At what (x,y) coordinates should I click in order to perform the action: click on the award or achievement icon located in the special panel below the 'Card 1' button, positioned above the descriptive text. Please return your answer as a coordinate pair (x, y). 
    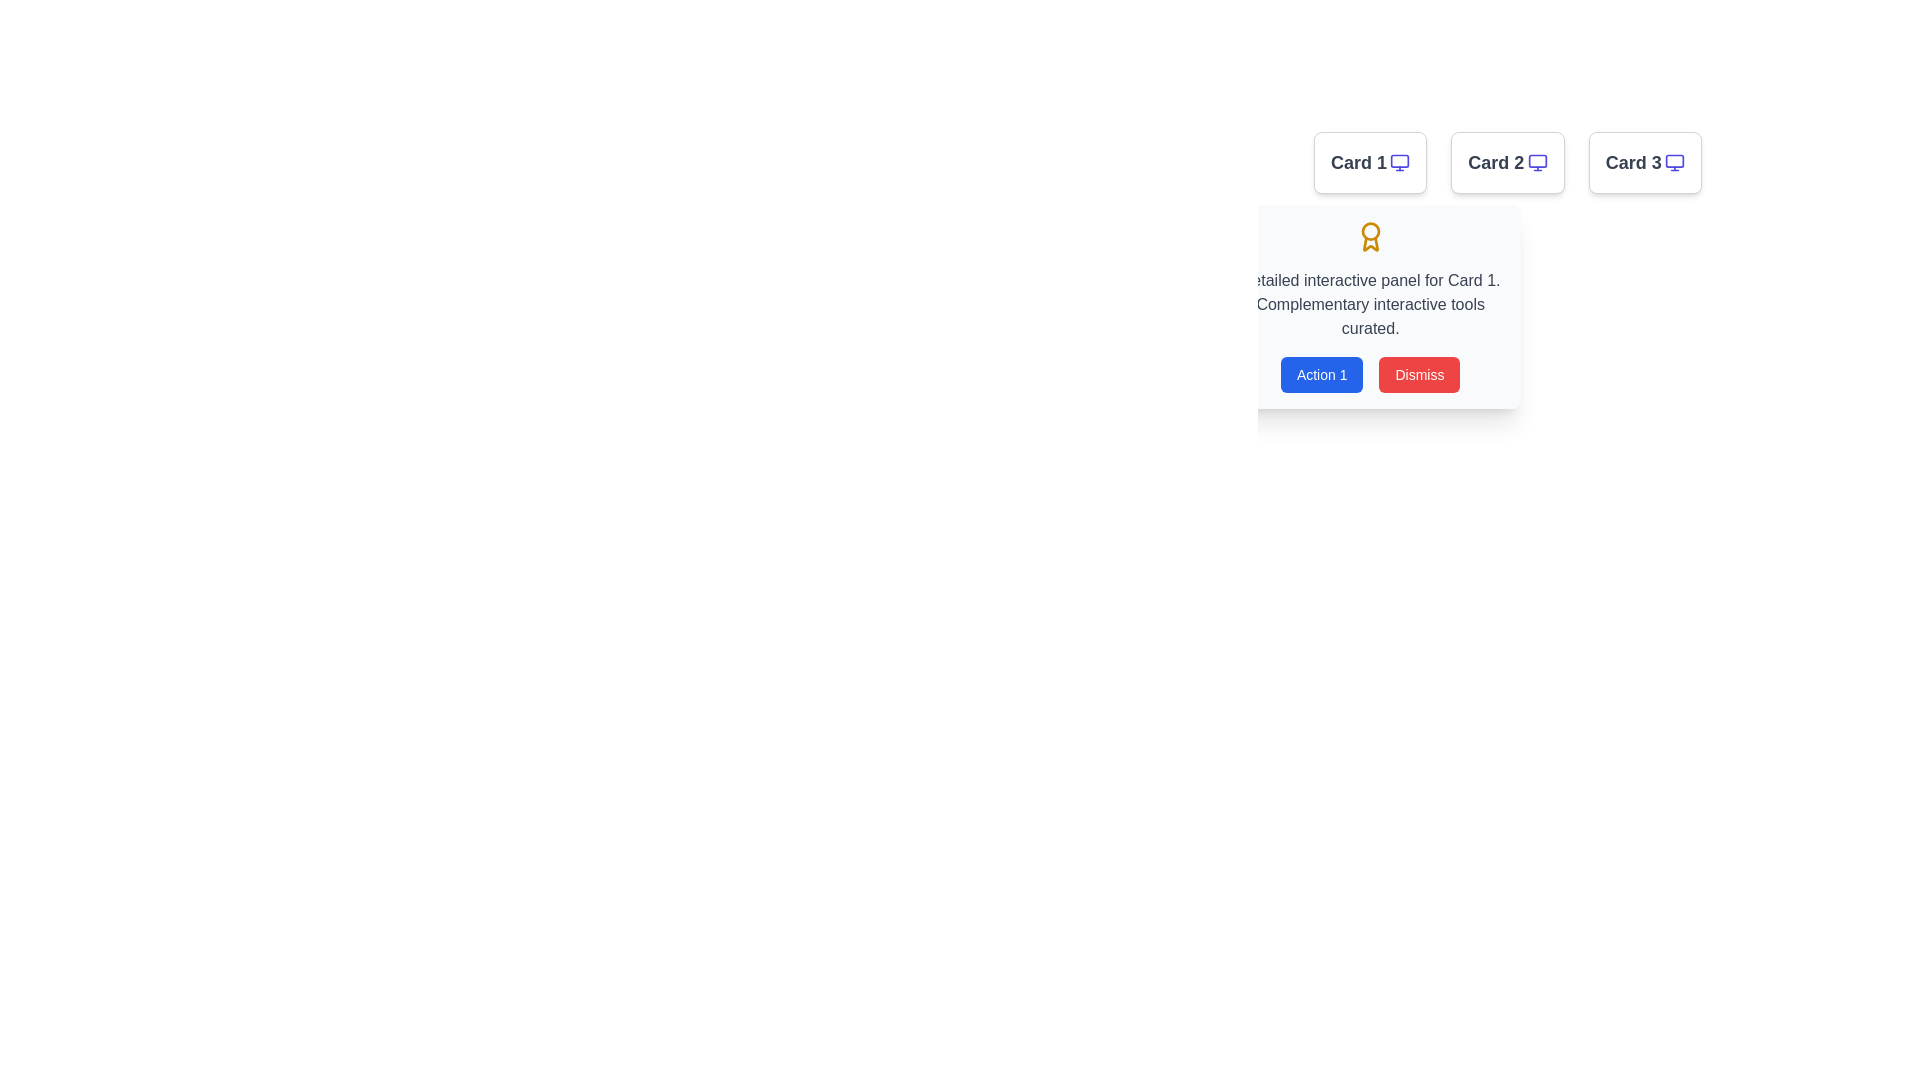
    Looking at the image, I should click on (1369, 235).